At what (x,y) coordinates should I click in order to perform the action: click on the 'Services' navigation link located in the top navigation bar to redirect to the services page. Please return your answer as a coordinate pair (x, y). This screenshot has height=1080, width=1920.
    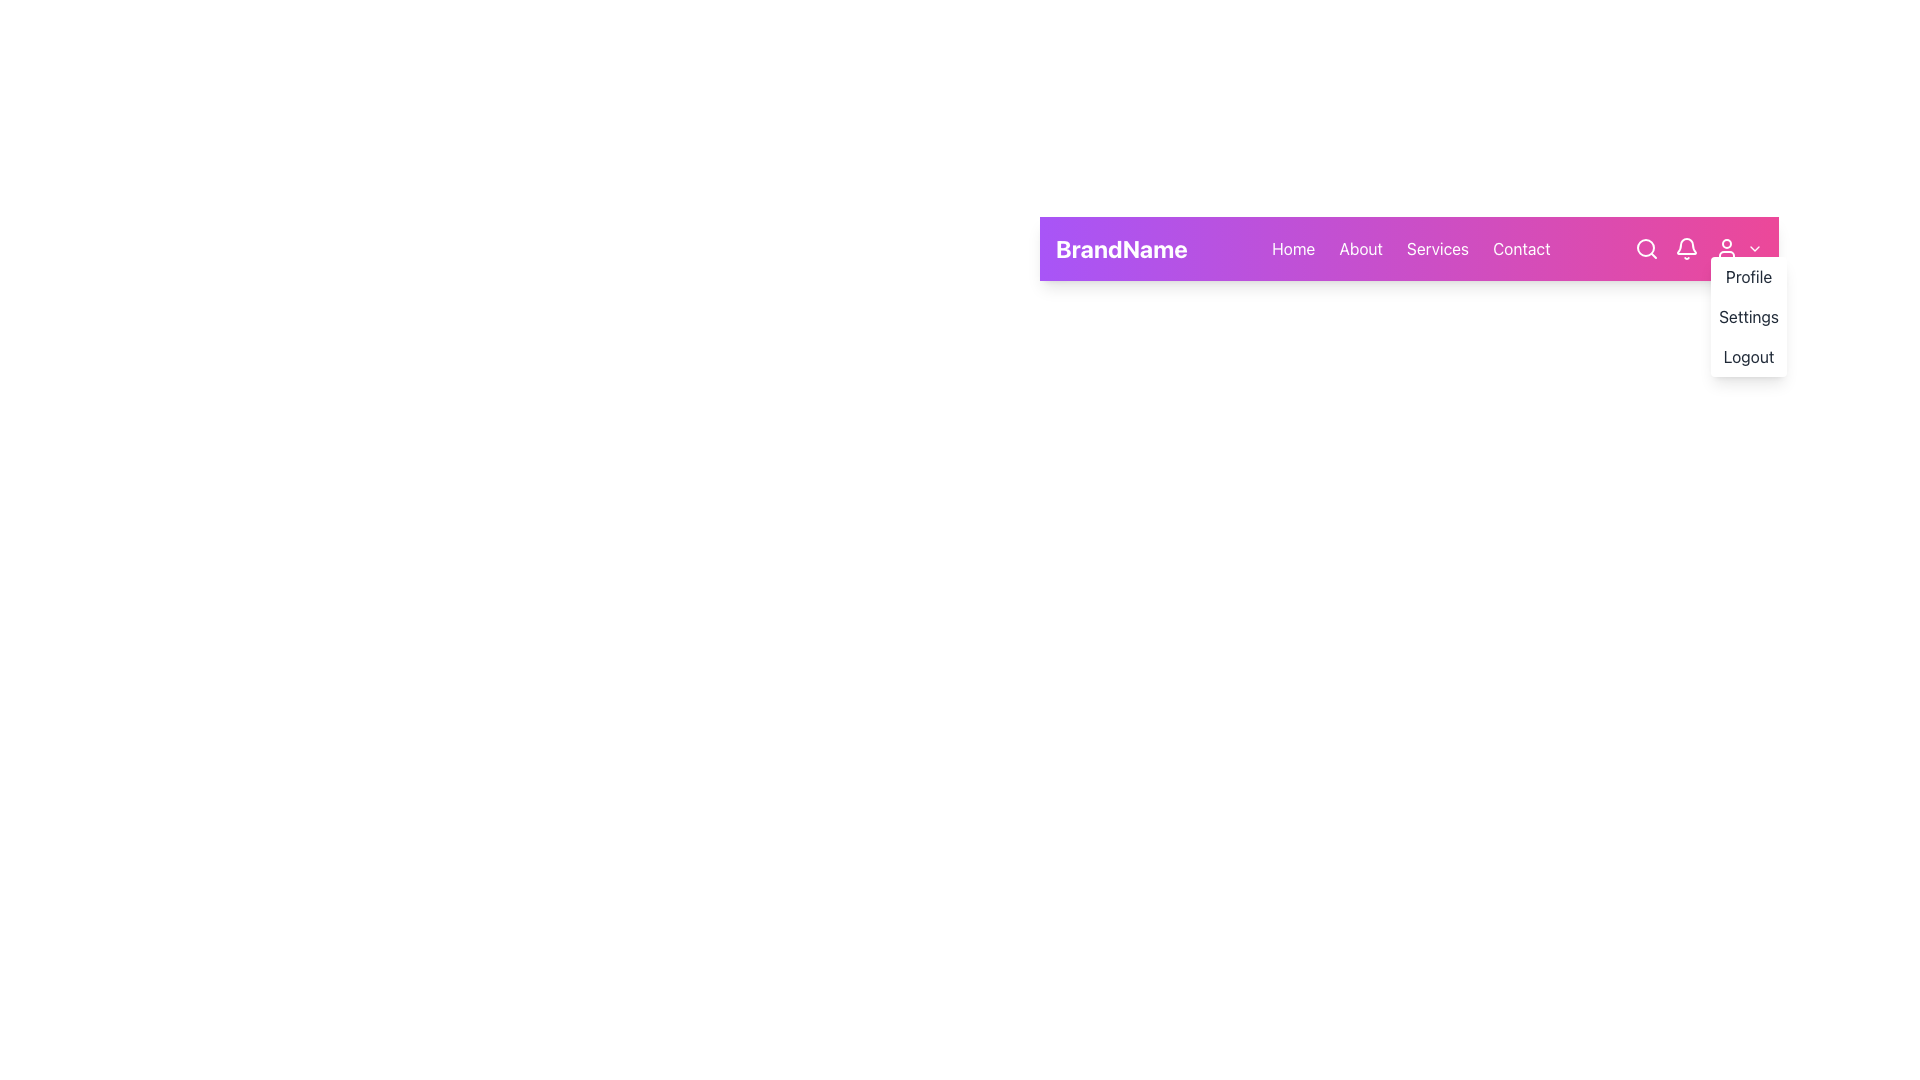
    Looking at the image, I should click on (1408, 248).